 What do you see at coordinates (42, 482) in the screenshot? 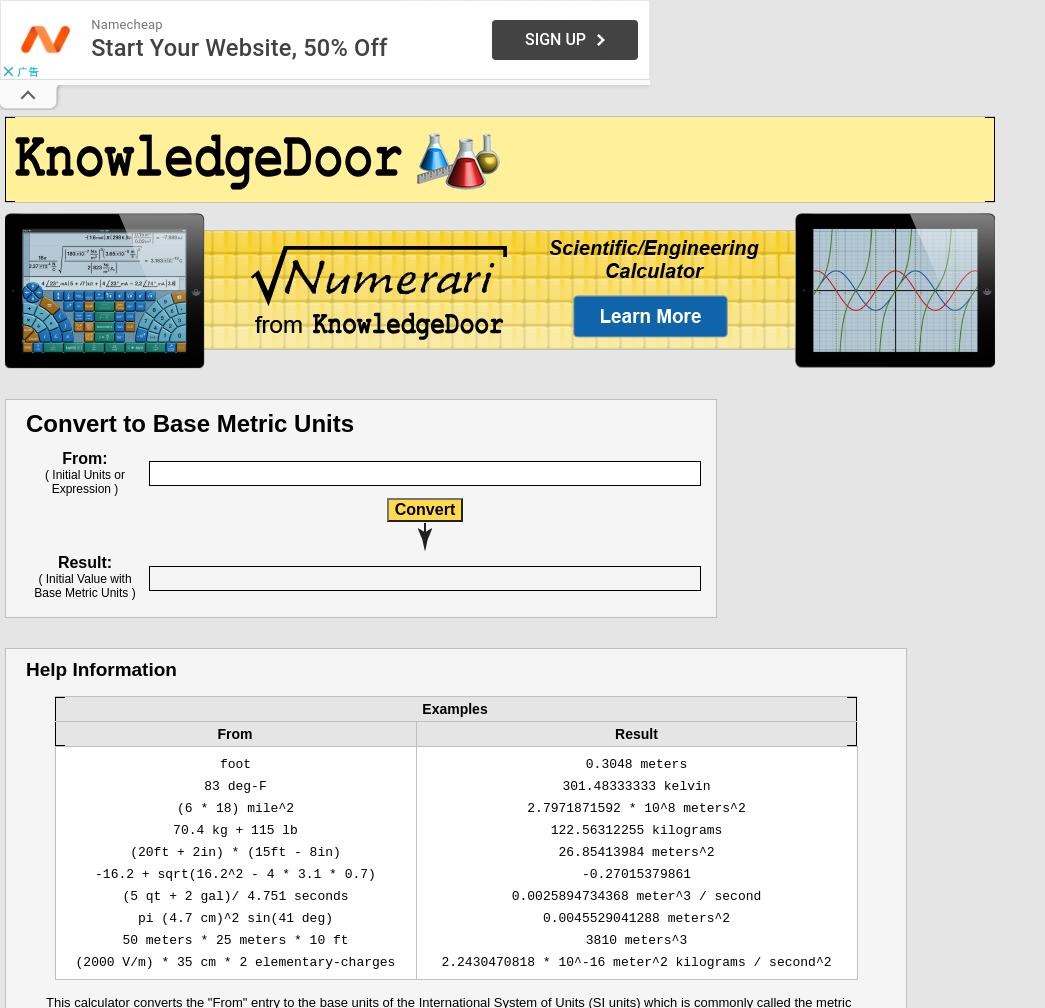
I see `'( Initial Units or Expression )'` at bounding box center [42, 482].